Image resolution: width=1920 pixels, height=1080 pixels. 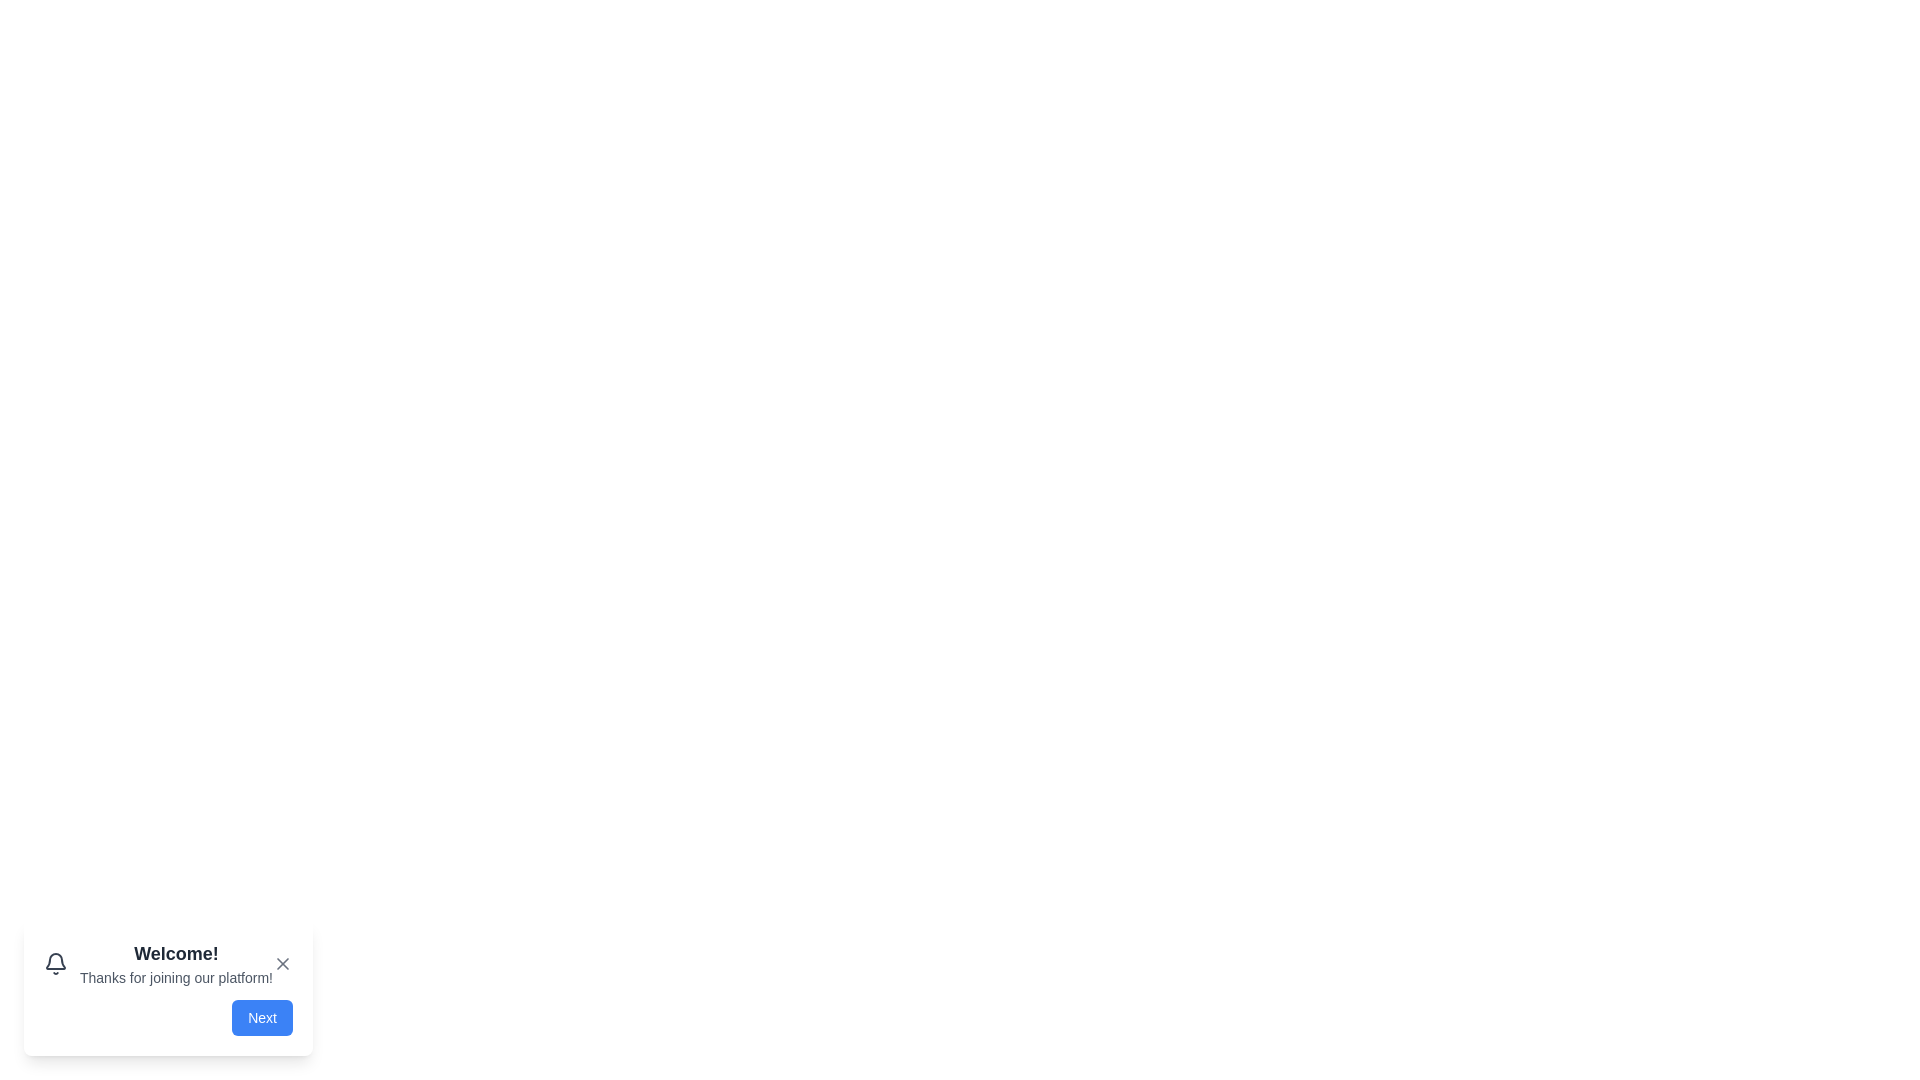 What do you see at coordinates (282, 963) in the screenshot?
I see `the close button to close the notification` at bounding box center [282, 963].